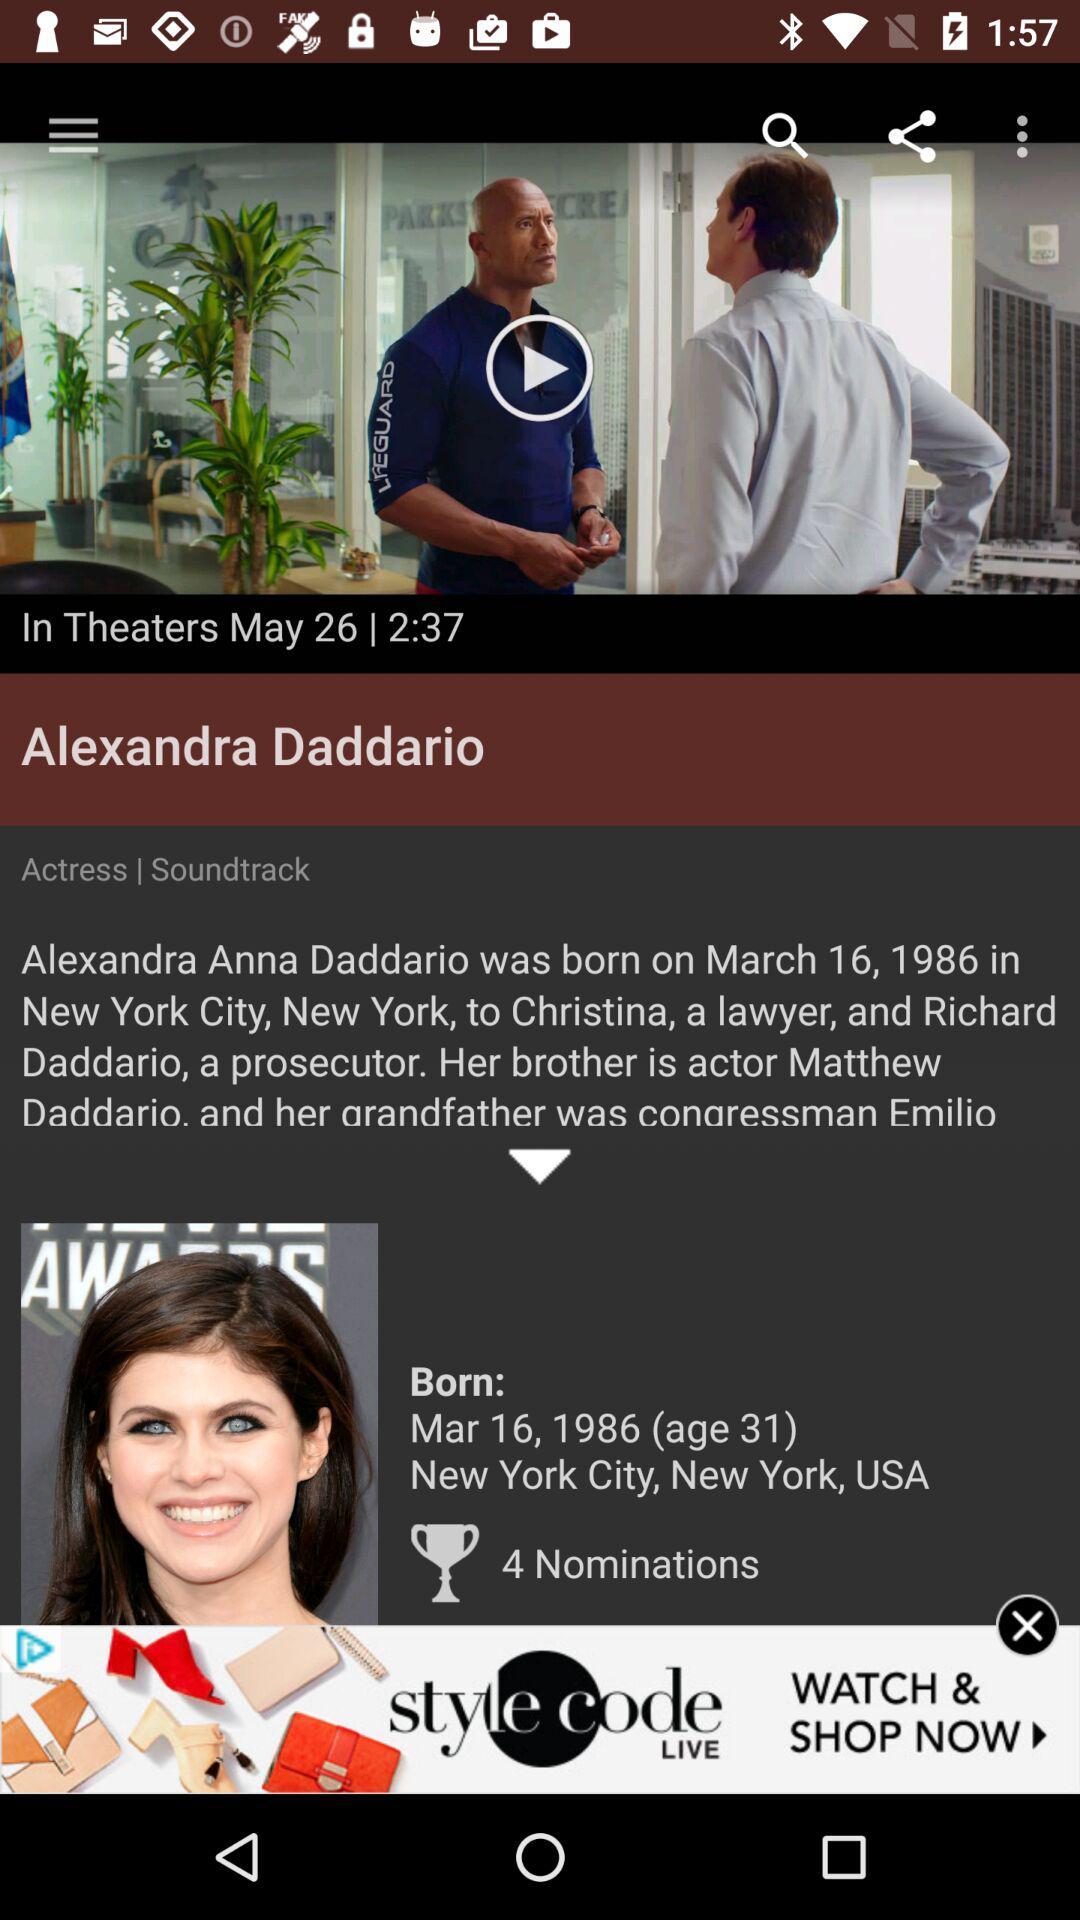  What do you see at coordinates (199, 1423) in the screenshot?
I see `get more information` at bounding box center [199, 1423].